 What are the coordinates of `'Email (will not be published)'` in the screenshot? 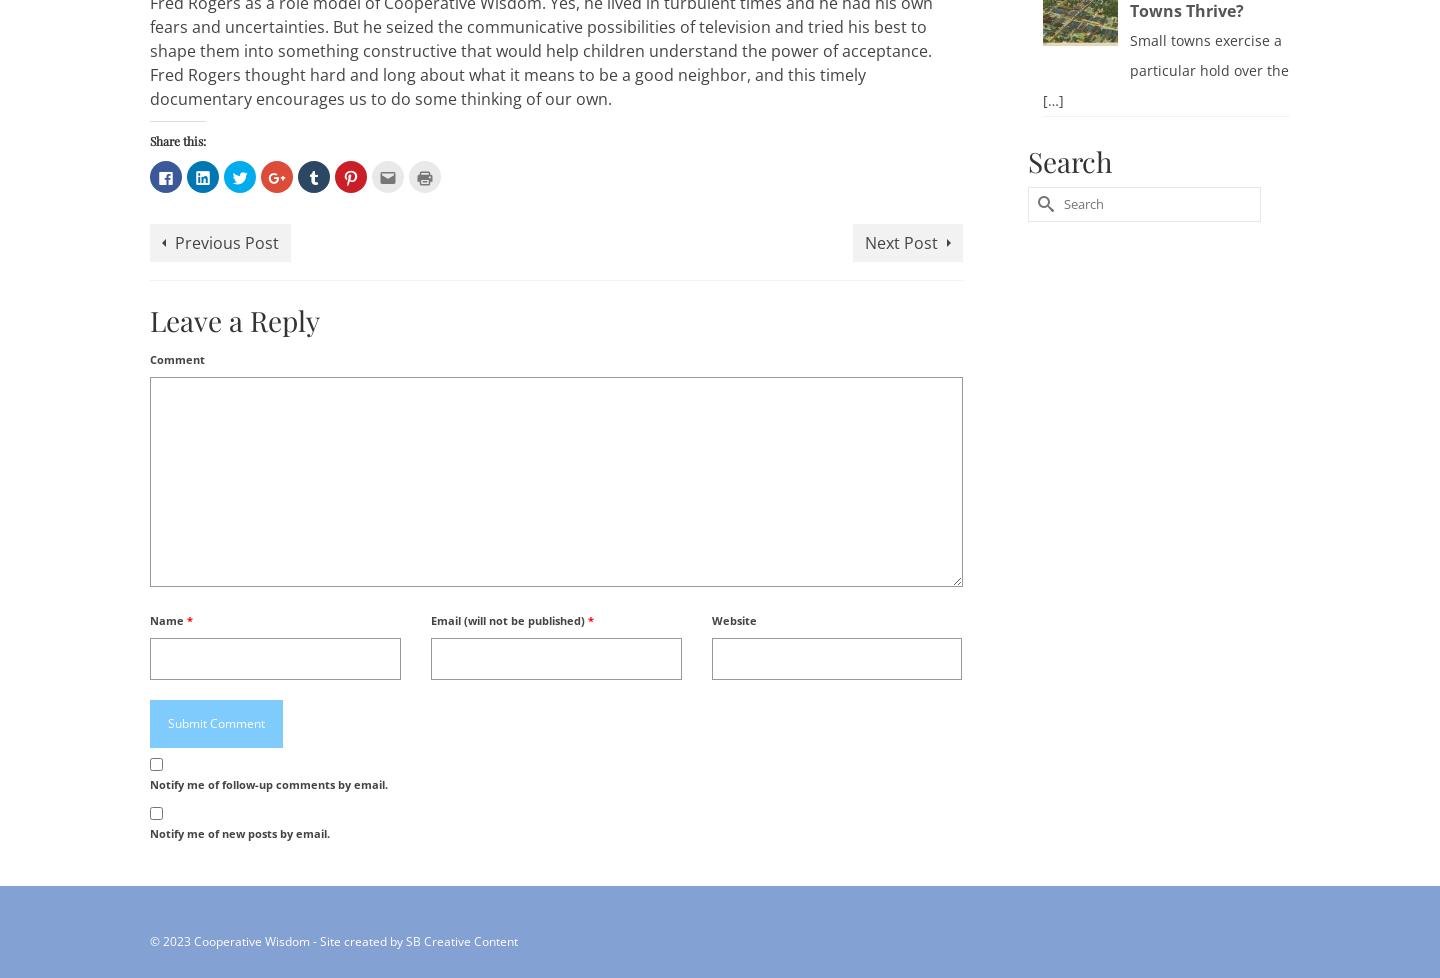 It's located at (507, 619).